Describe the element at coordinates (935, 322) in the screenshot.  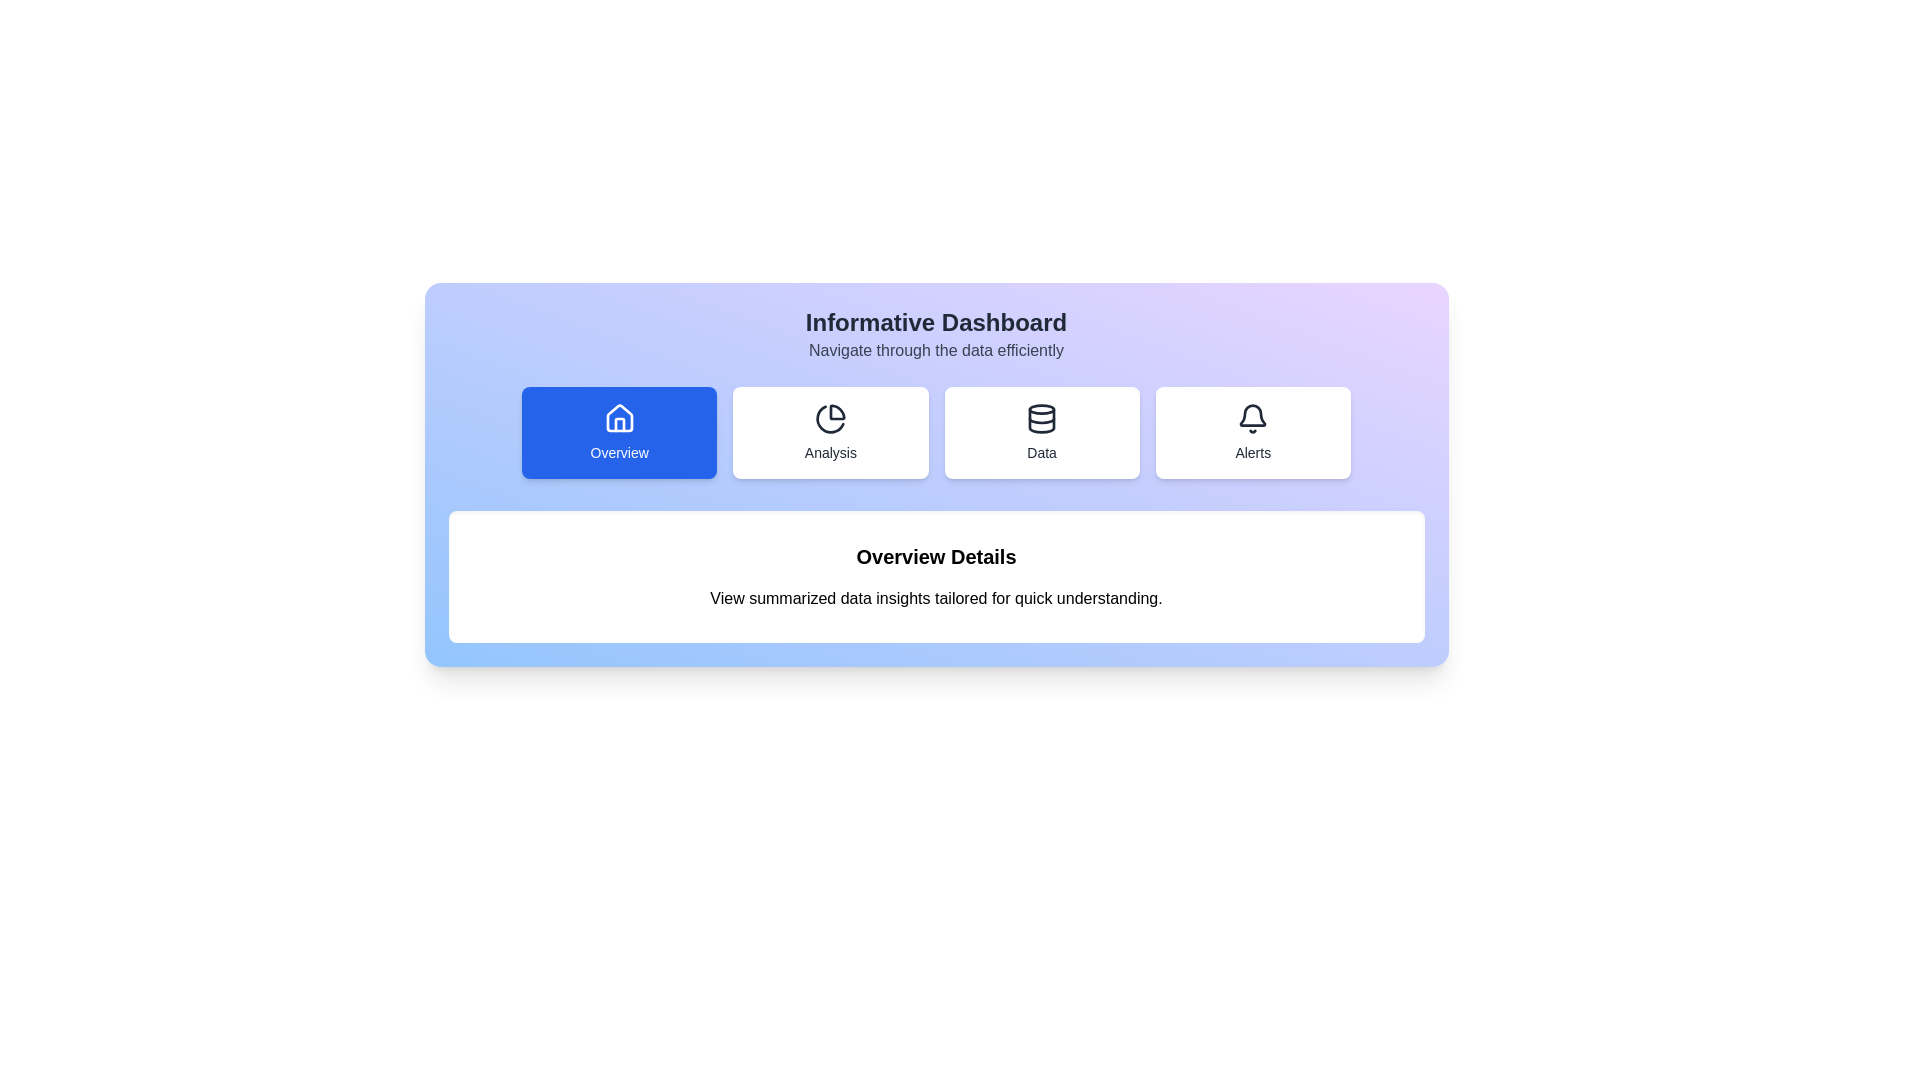
I see `the 'Informative Dashboard' title at the top-center of the header section to trigger possible visual effects` at that location.